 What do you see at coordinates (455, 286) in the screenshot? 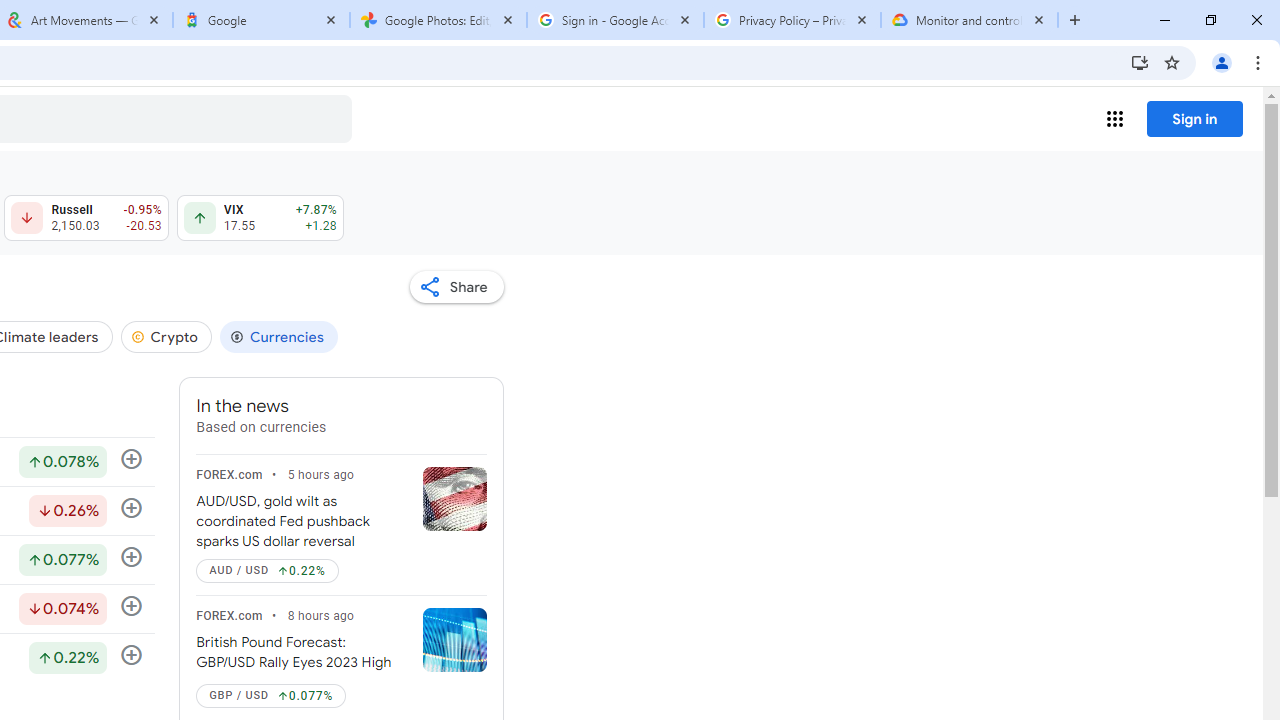
I see `'Share'` at bounding box center [455, 286].